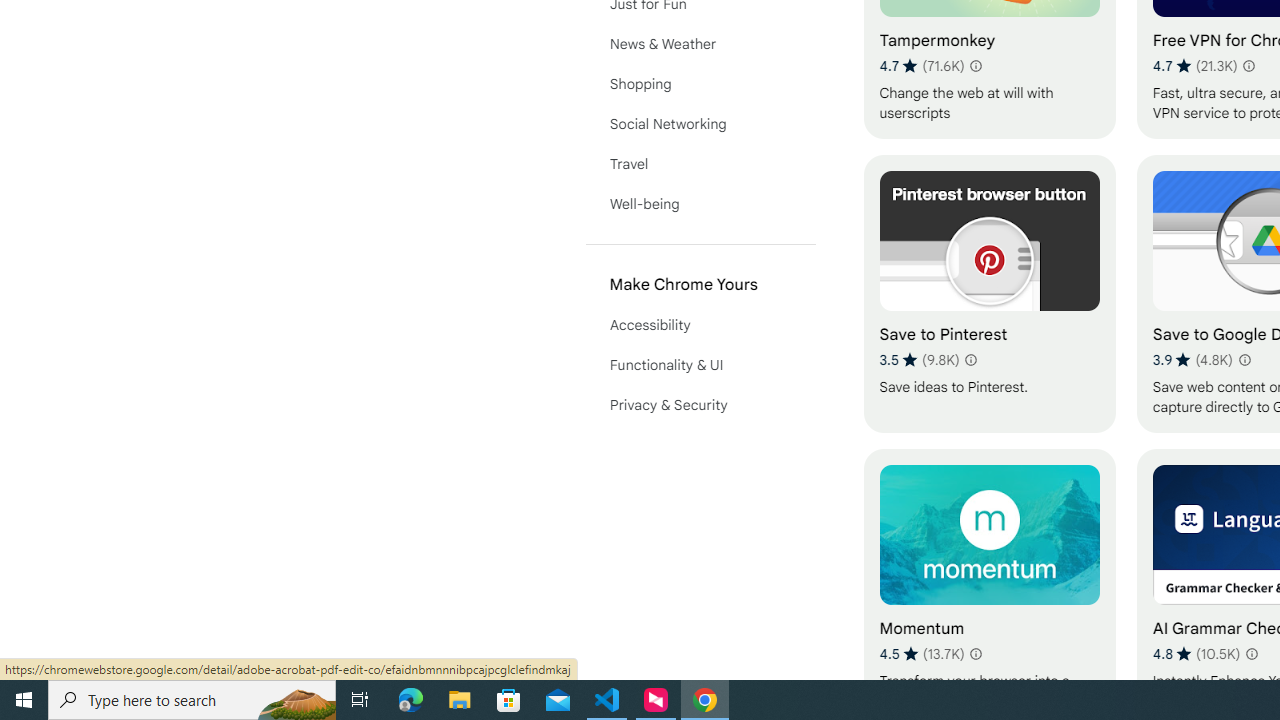 Image resolution: width=1280 pixels, height=720 pixels. I want to click on 'Learn more about results and reviews "Save to Pinterest"', so click(970, 360).